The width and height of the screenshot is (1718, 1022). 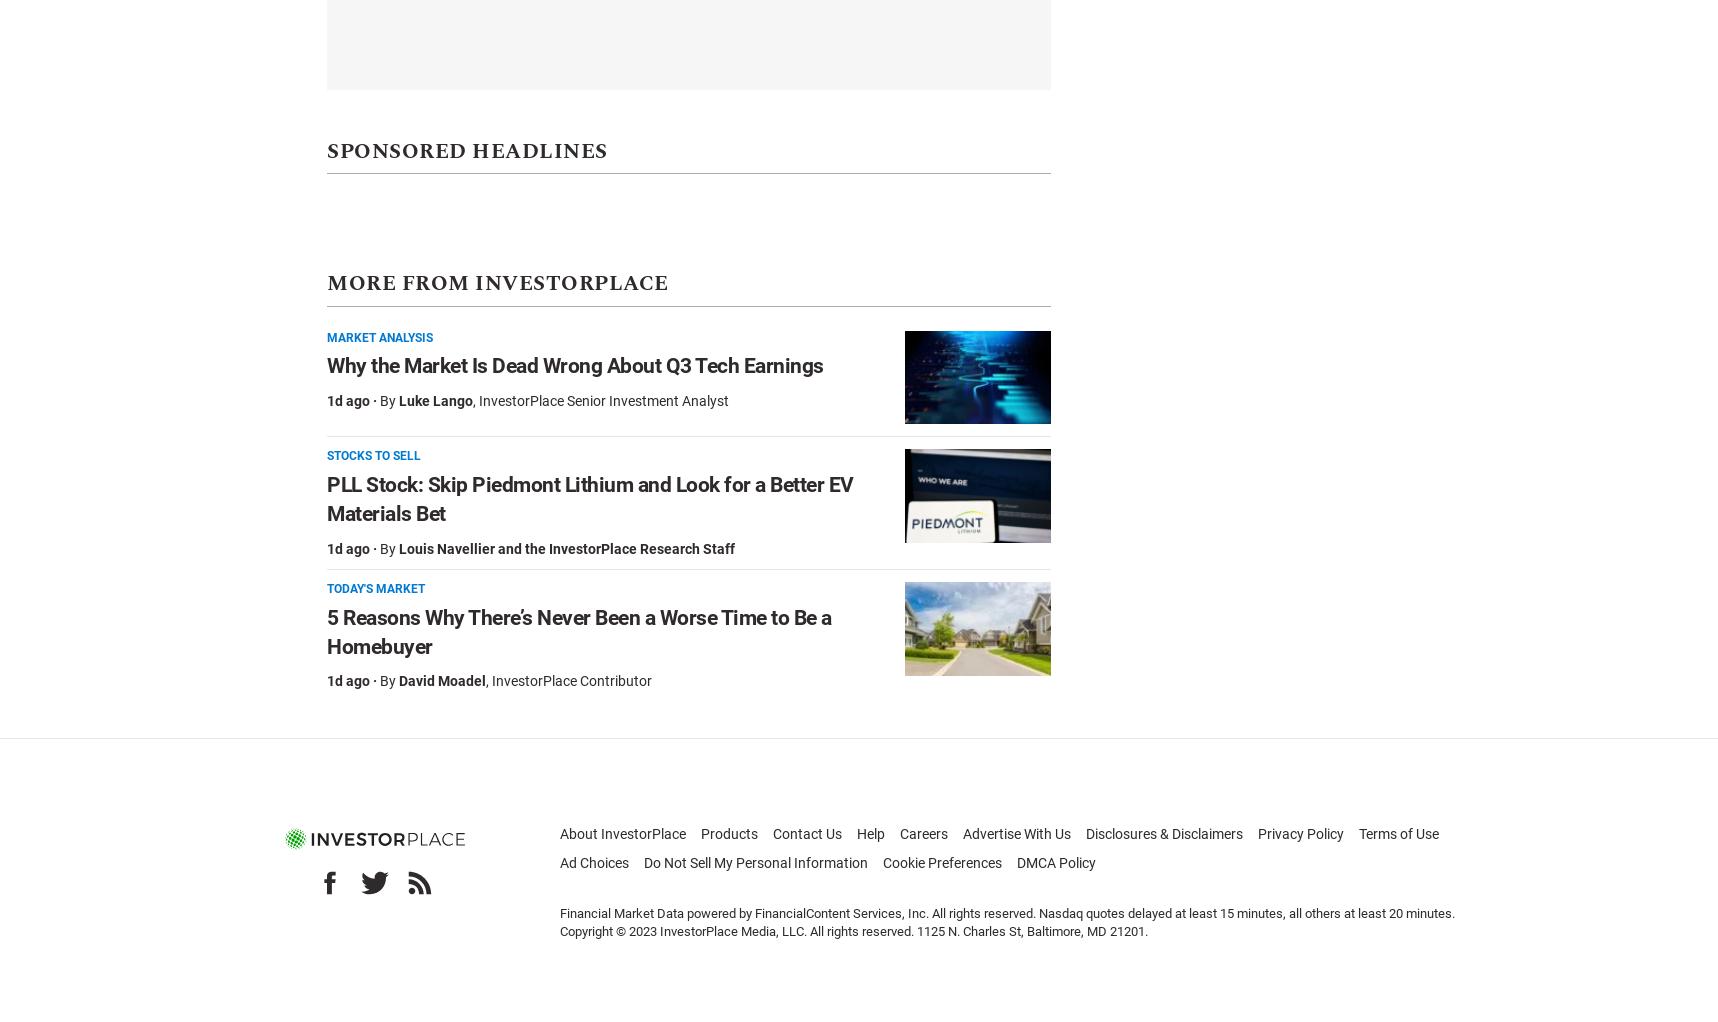 I want to click on 'Disclosures & Disclaimers', so click(x=1164, y=832).